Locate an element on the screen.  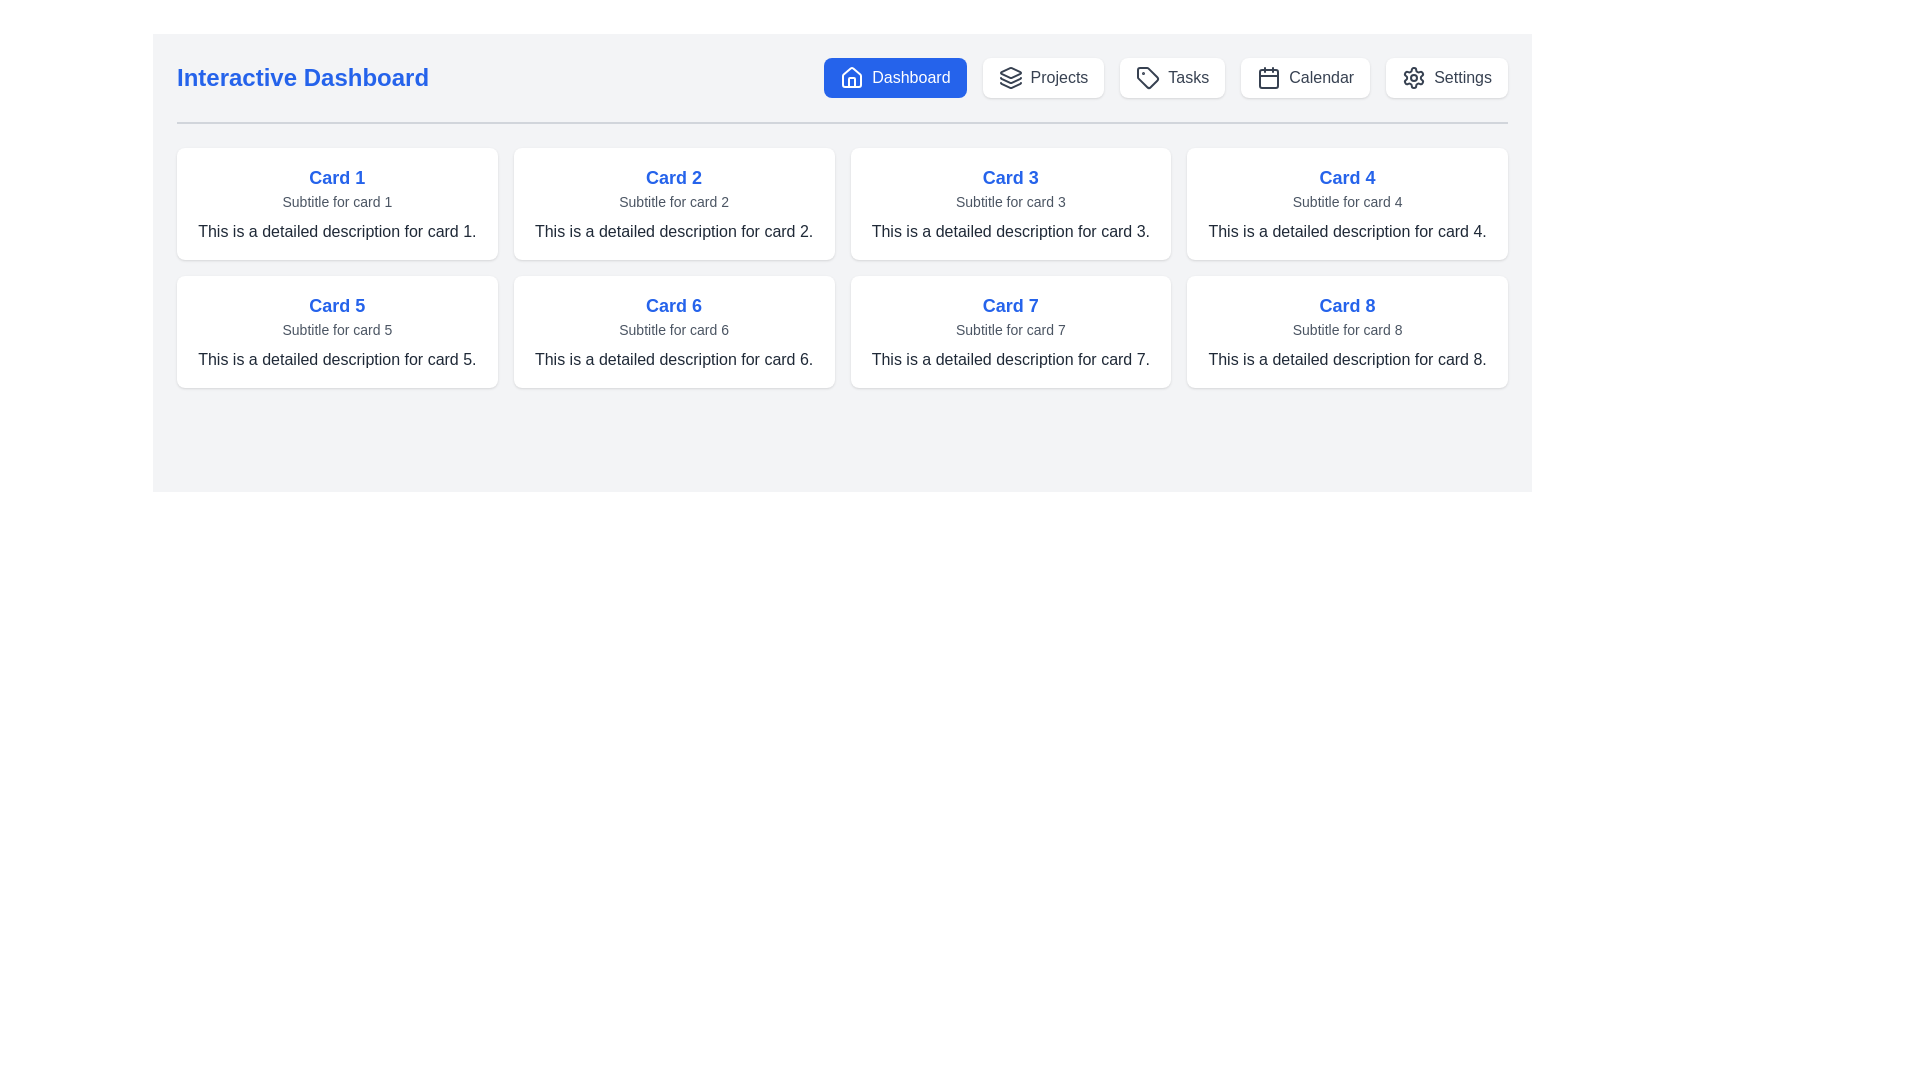
the SVG tag icon located within the 'Tasks' button is located at coordinates (1148, 76).